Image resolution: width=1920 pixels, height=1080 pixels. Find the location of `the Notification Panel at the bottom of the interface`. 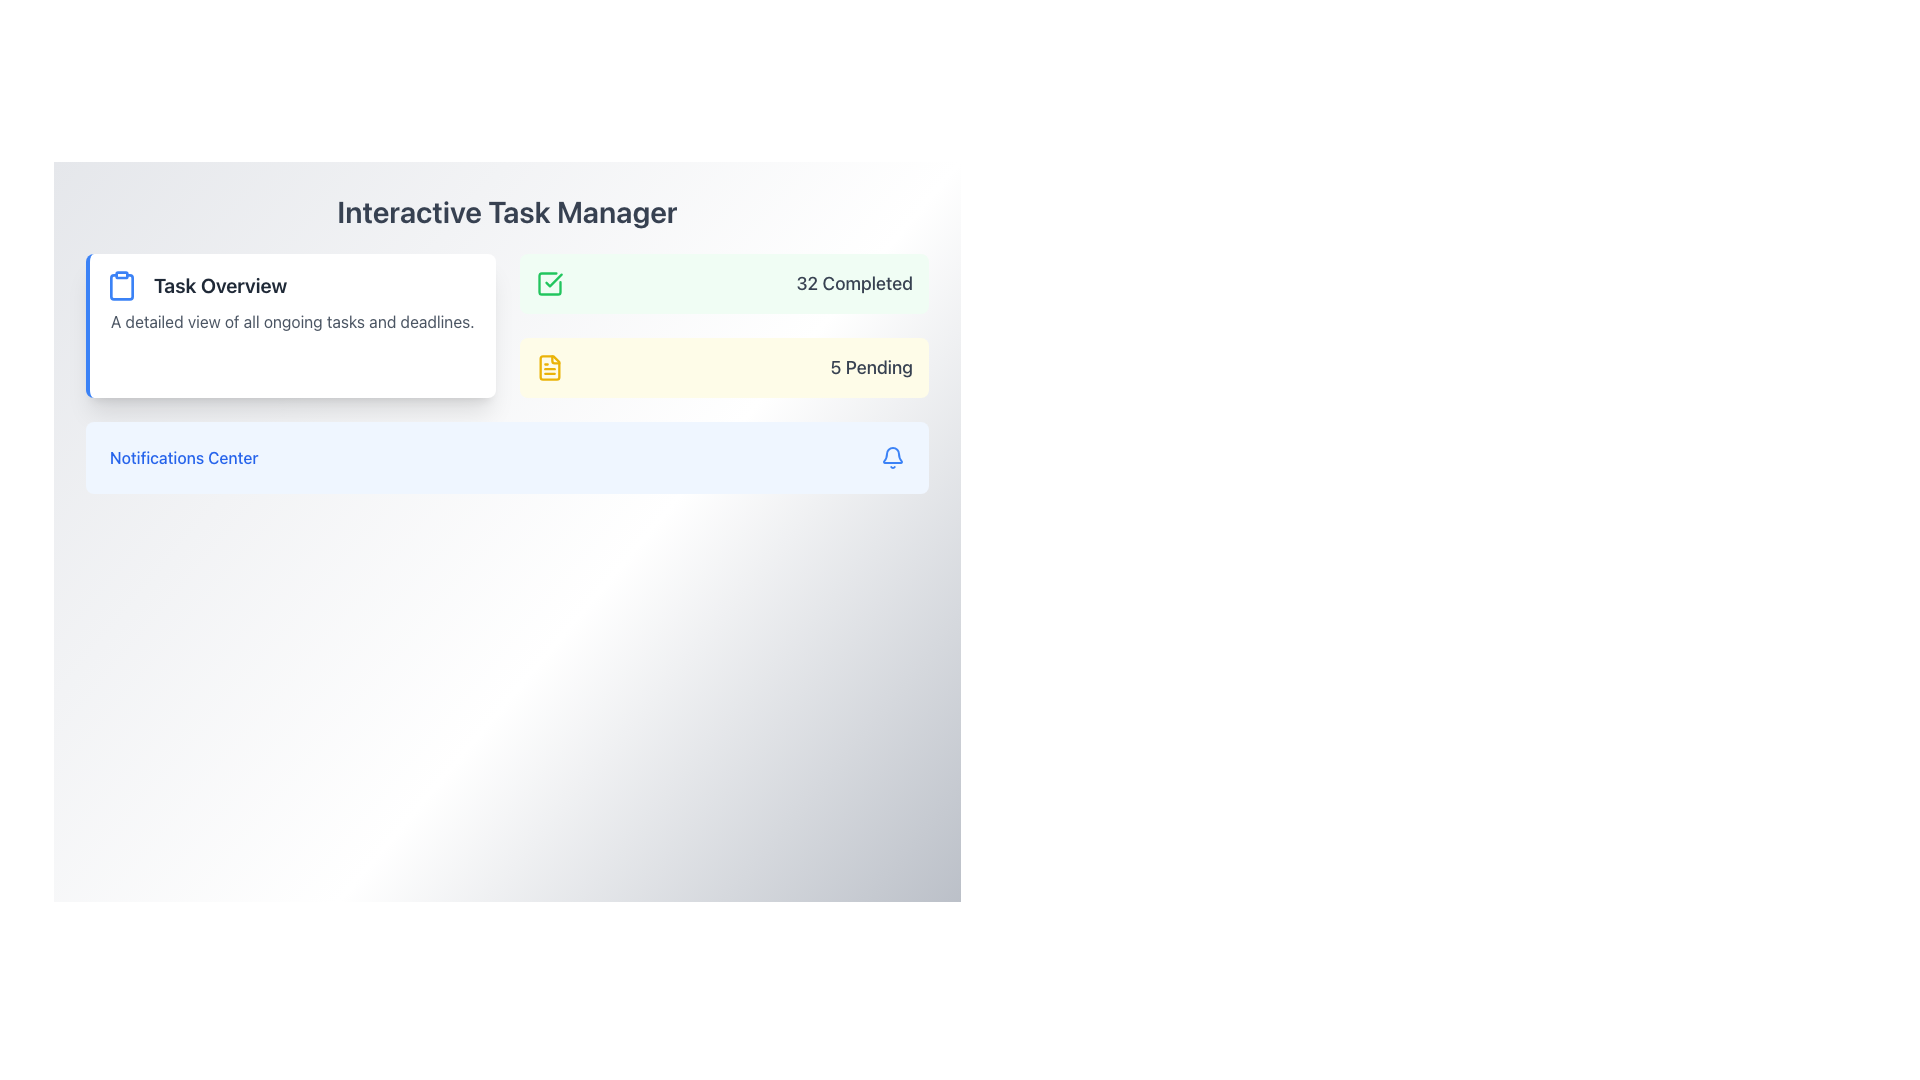

the Notification Panel at the bottom of the interface is located at coordinates (507, 458).